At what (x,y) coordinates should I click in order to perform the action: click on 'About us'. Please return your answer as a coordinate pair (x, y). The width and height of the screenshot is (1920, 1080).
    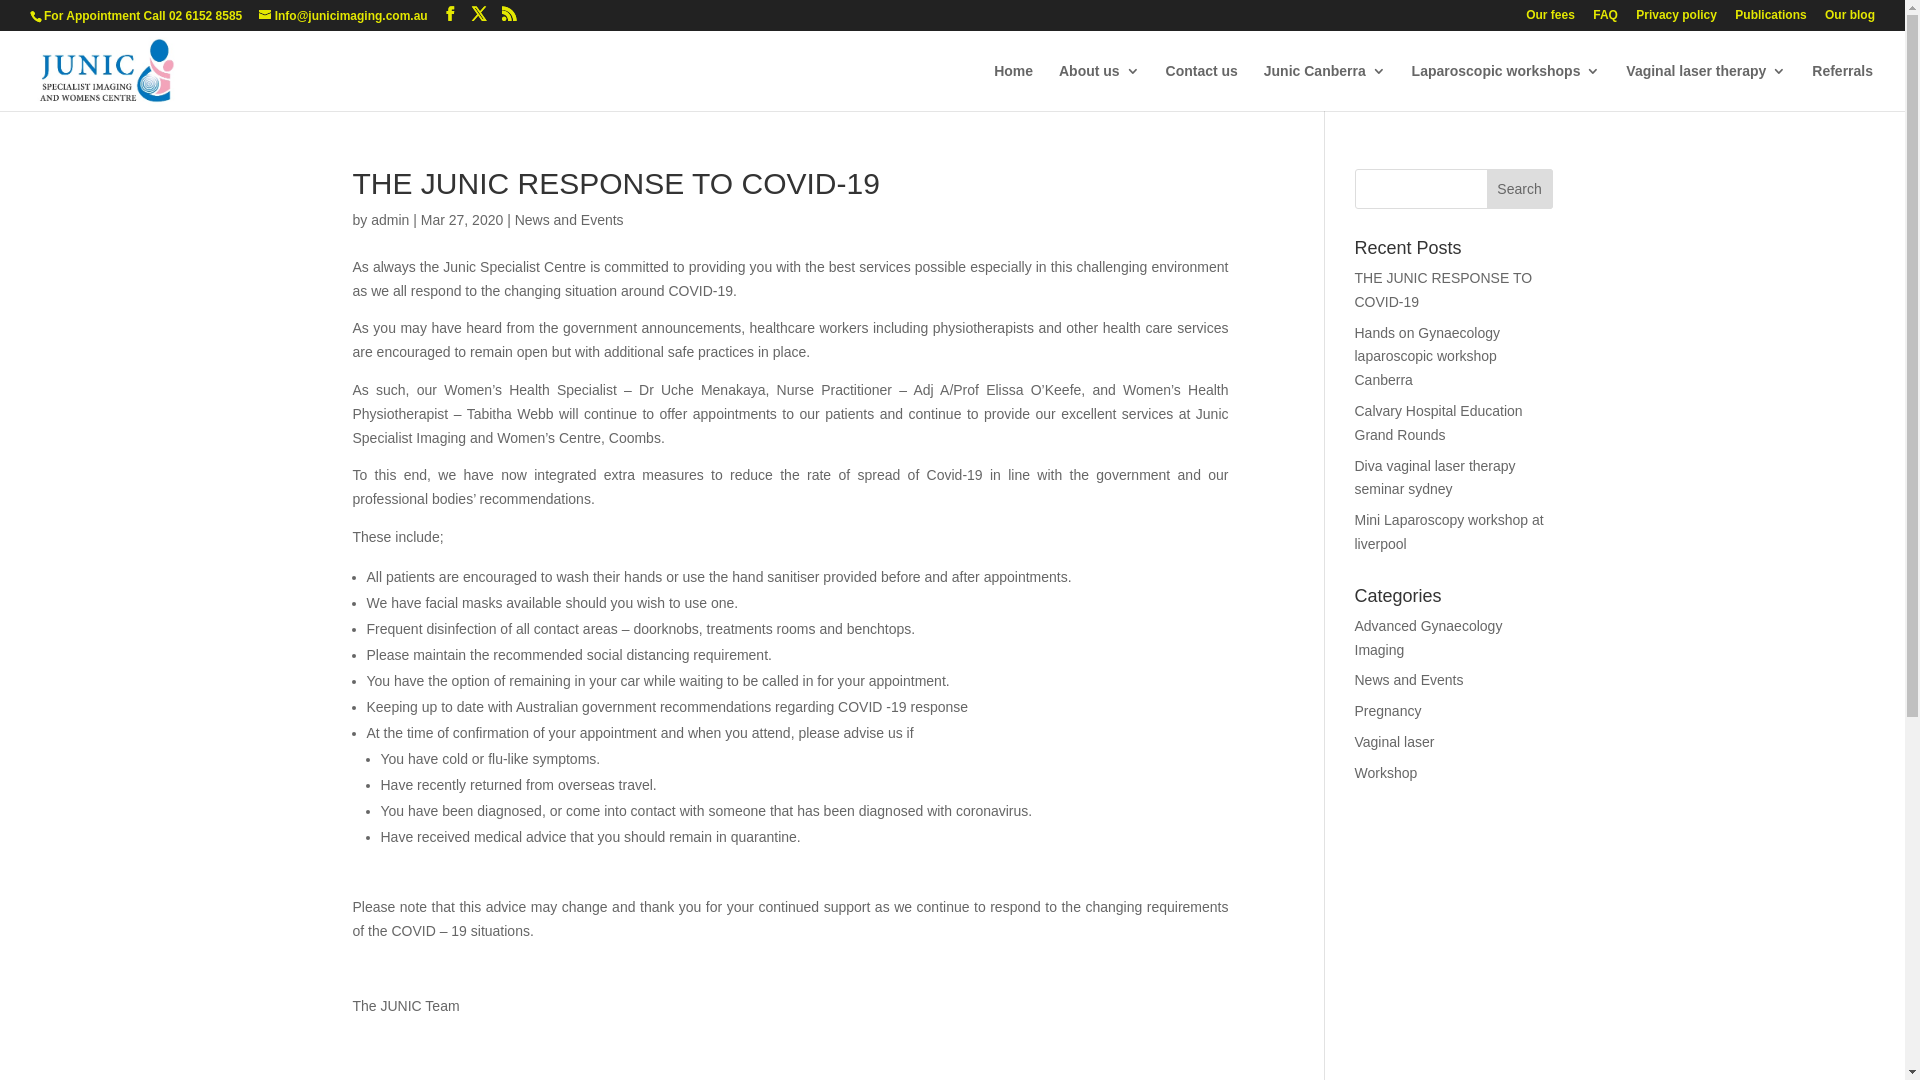
    Looking at the image, I should click on (1098, 86).